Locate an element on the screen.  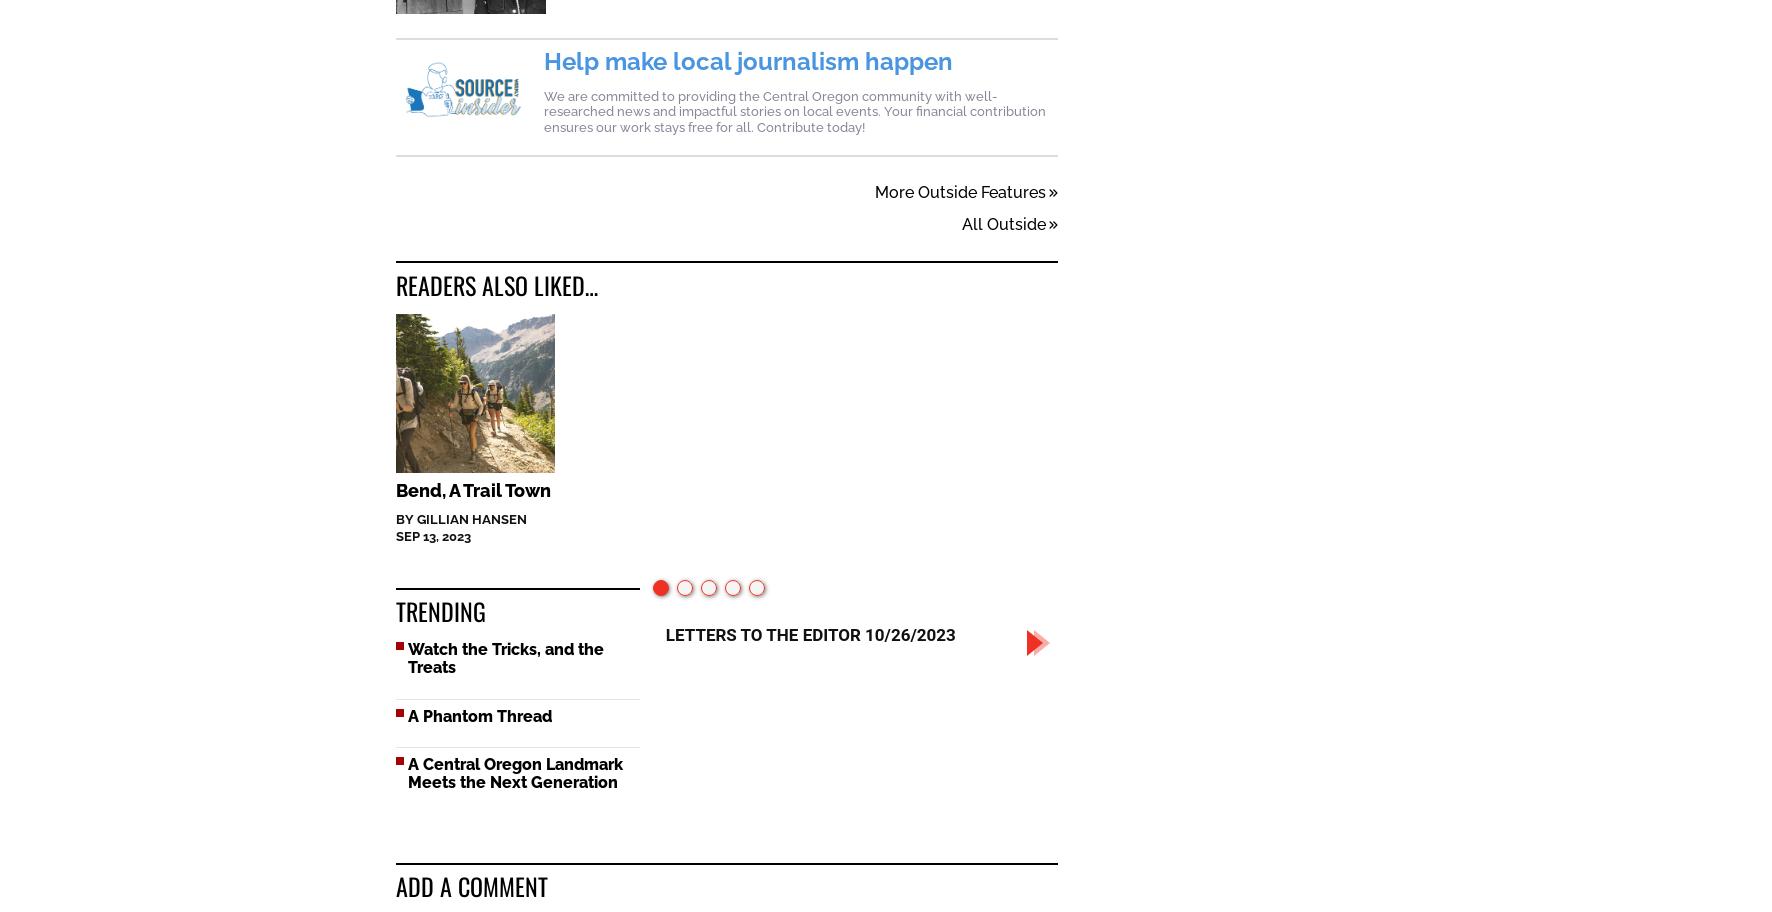
'Add a comment' is located at coordinates (471, 887).